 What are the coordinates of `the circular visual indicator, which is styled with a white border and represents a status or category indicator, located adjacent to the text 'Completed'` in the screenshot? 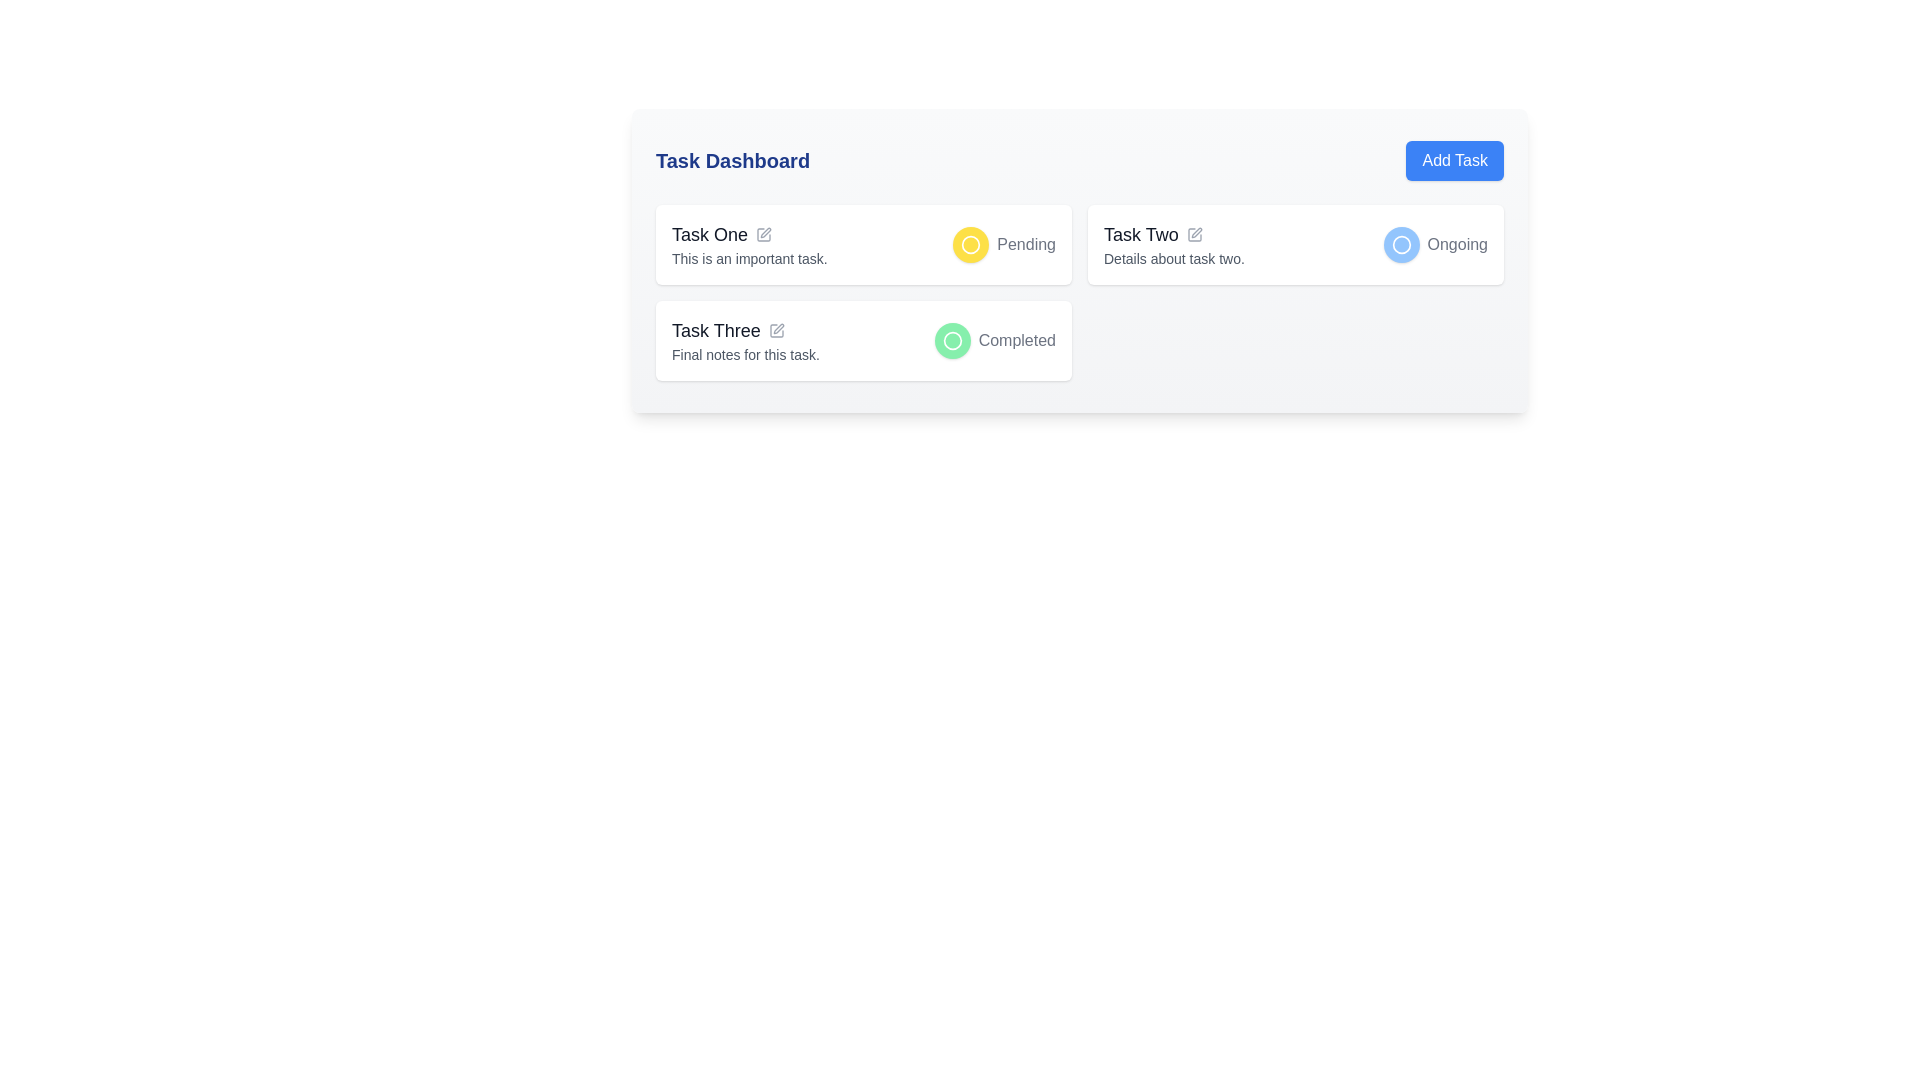 It's located at (951, 339).